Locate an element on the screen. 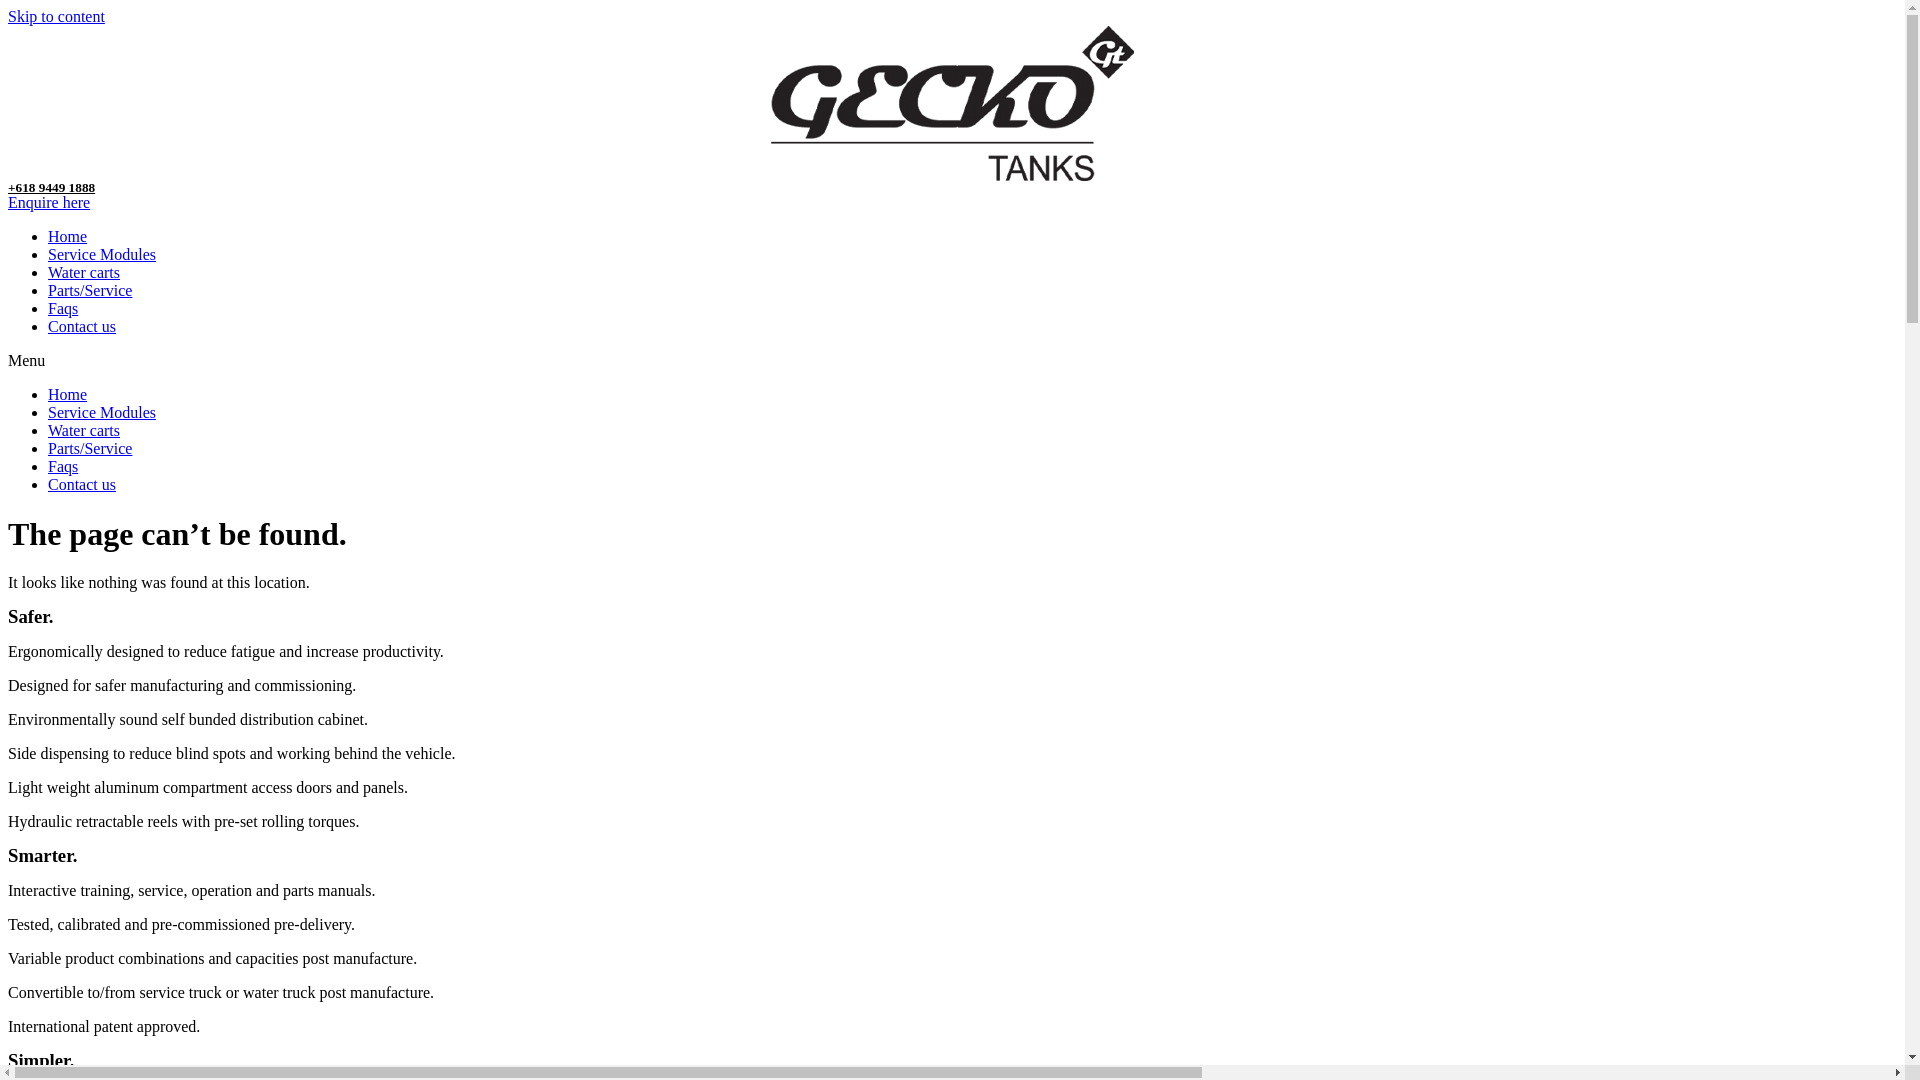 This screenshot has width=1920, height=1080. 'Service Modules' is located at coordinates (100, 253).